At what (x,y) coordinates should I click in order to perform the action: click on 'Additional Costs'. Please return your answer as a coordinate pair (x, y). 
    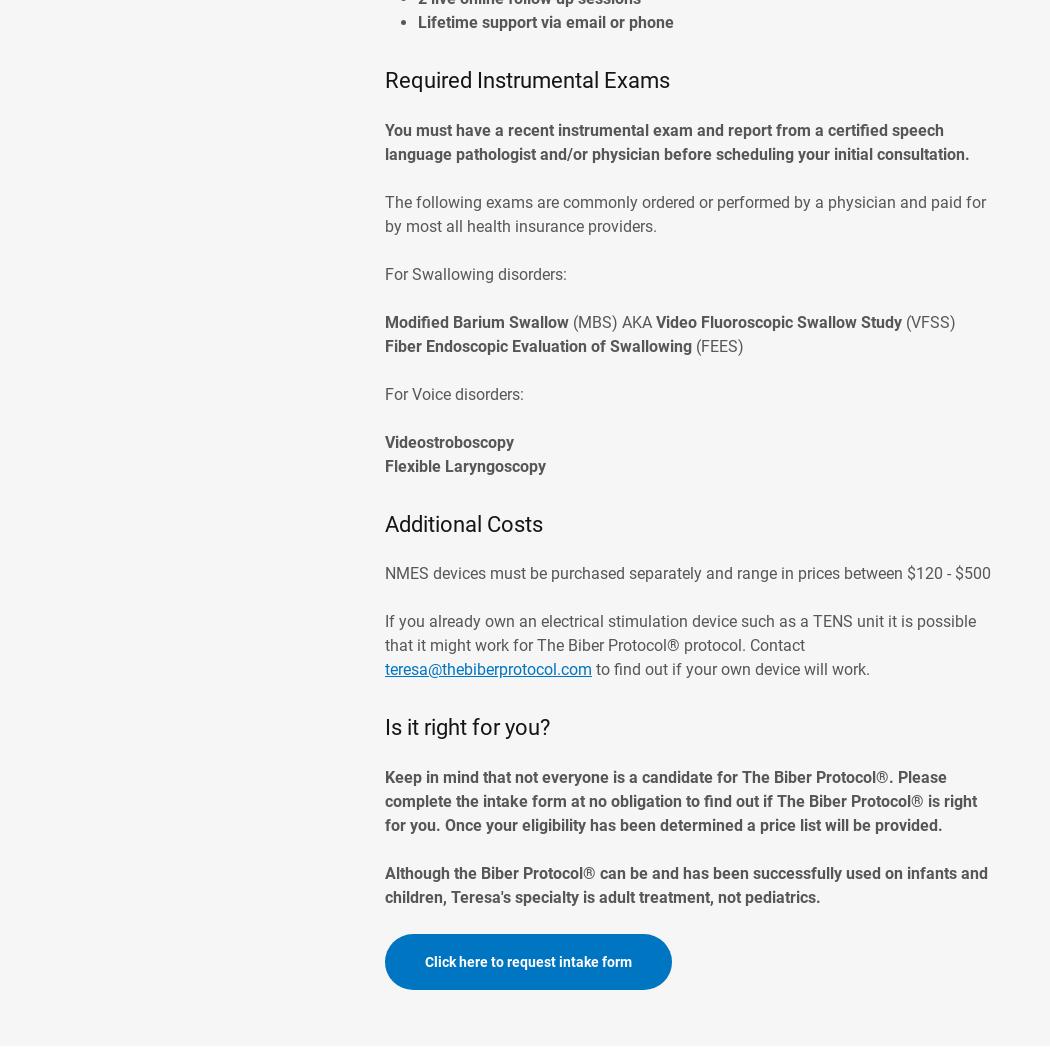
    Looking at the image, I should click on (463, 523).